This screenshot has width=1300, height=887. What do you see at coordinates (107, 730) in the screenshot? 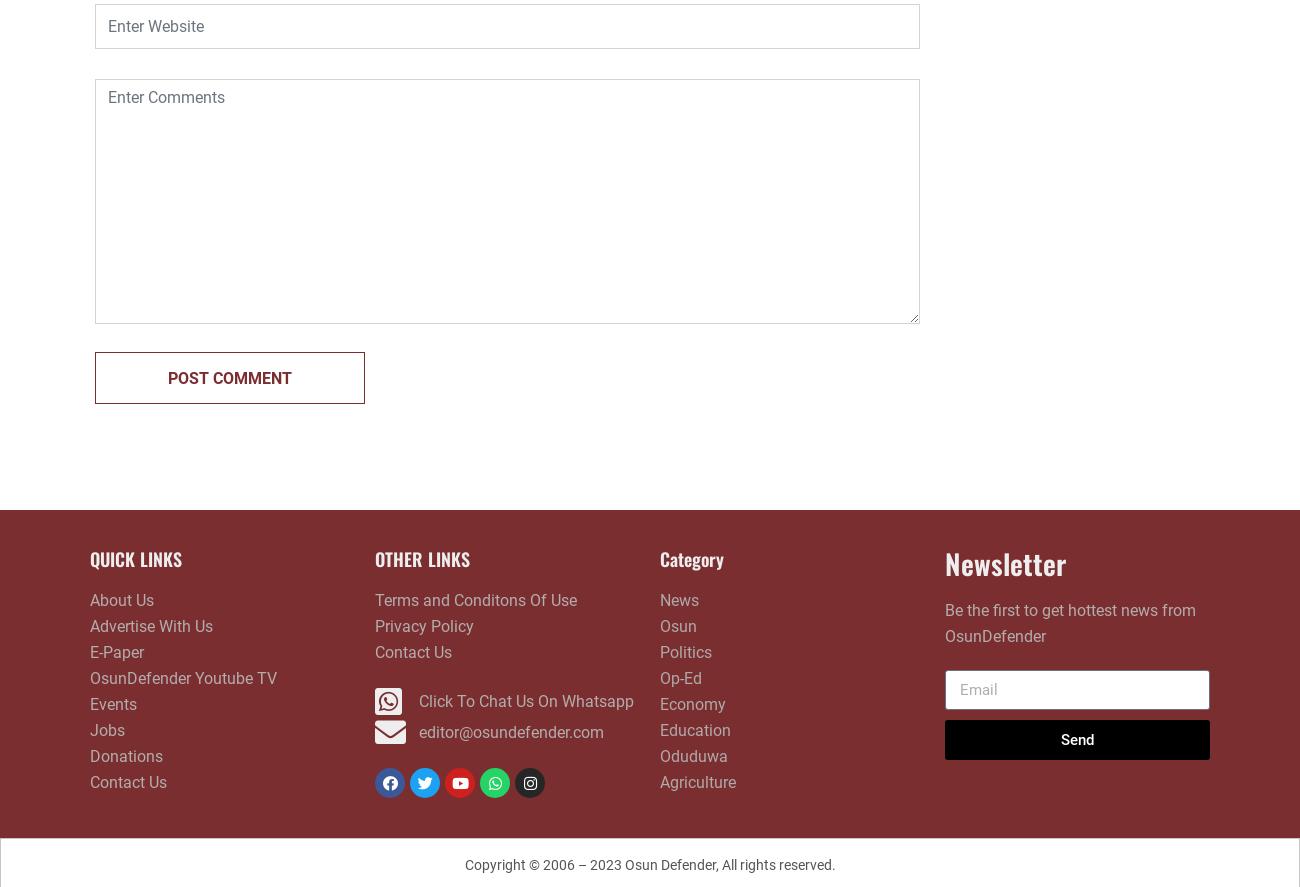
I see `'Jobs'` at bounding box center [107, 730].